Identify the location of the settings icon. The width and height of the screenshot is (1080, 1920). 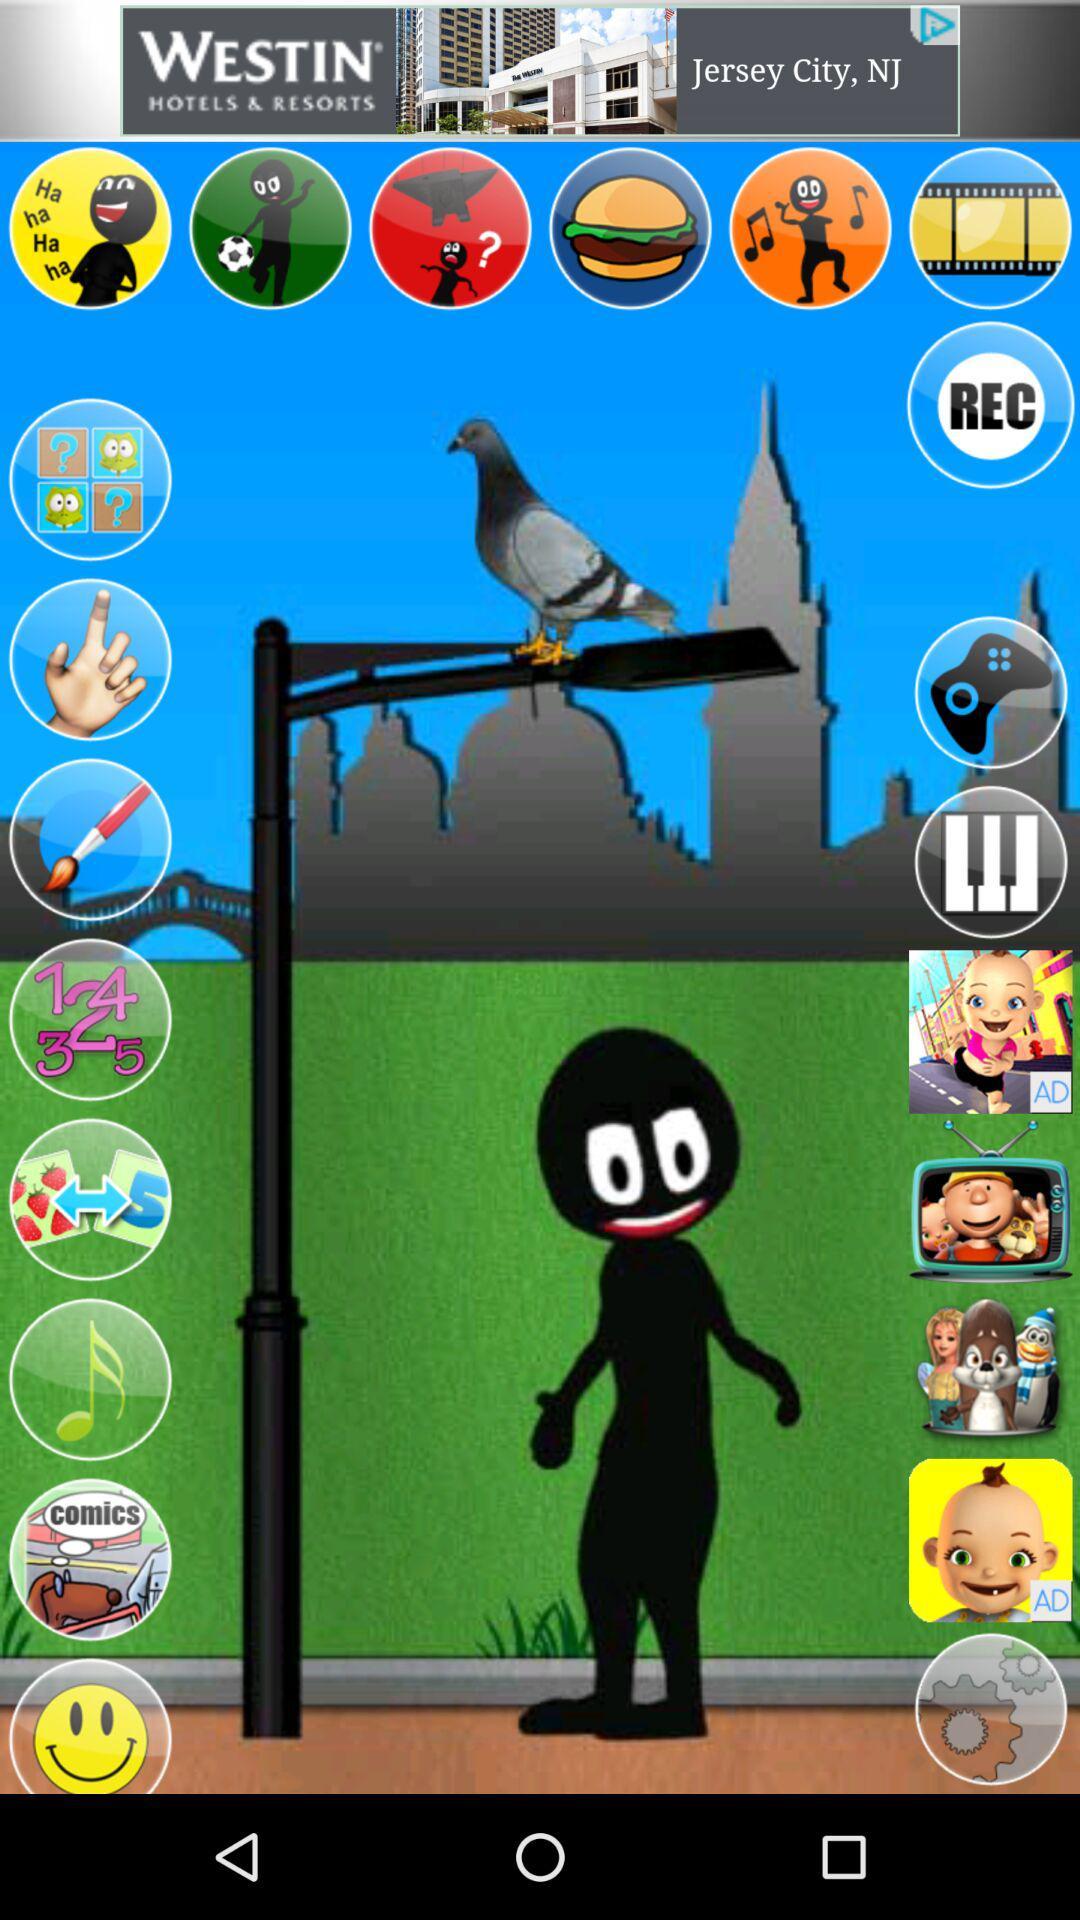
(990, 1829).